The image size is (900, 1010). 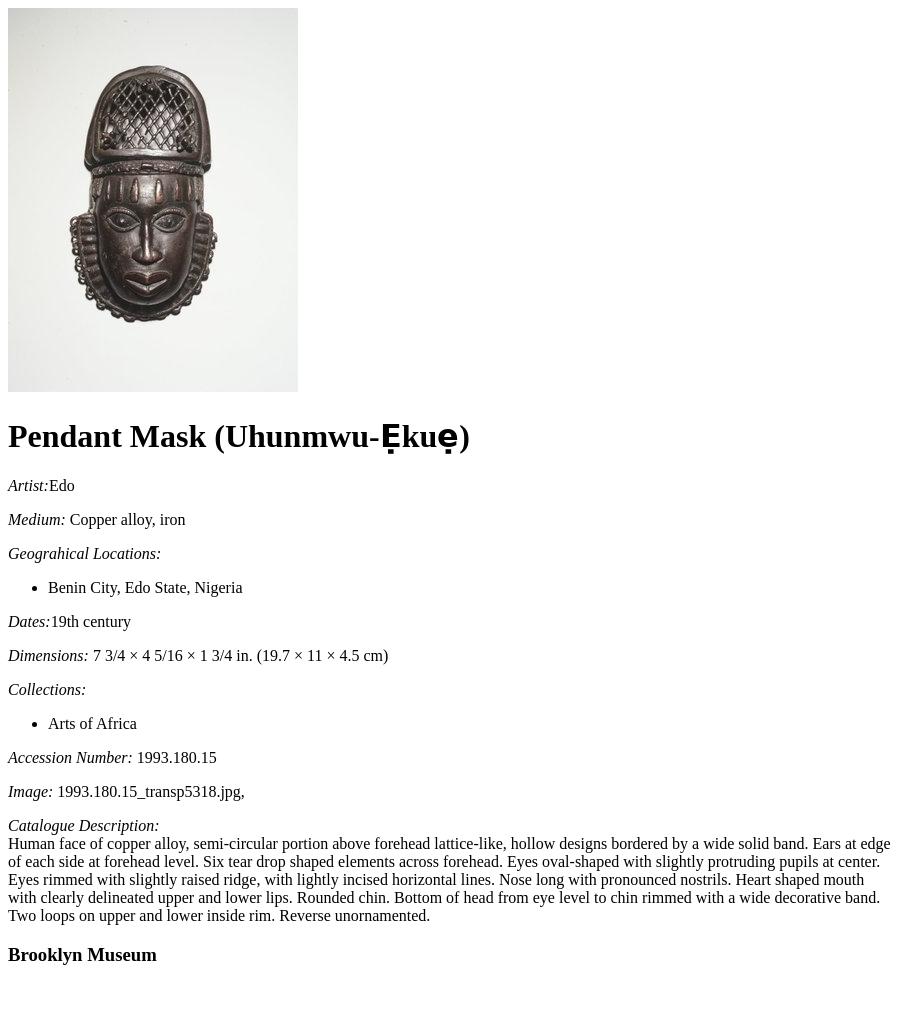 I want to click on 'Pendant Mask (Uhunmwu-Ẹkuẹ)', so click(x=237, y=436).